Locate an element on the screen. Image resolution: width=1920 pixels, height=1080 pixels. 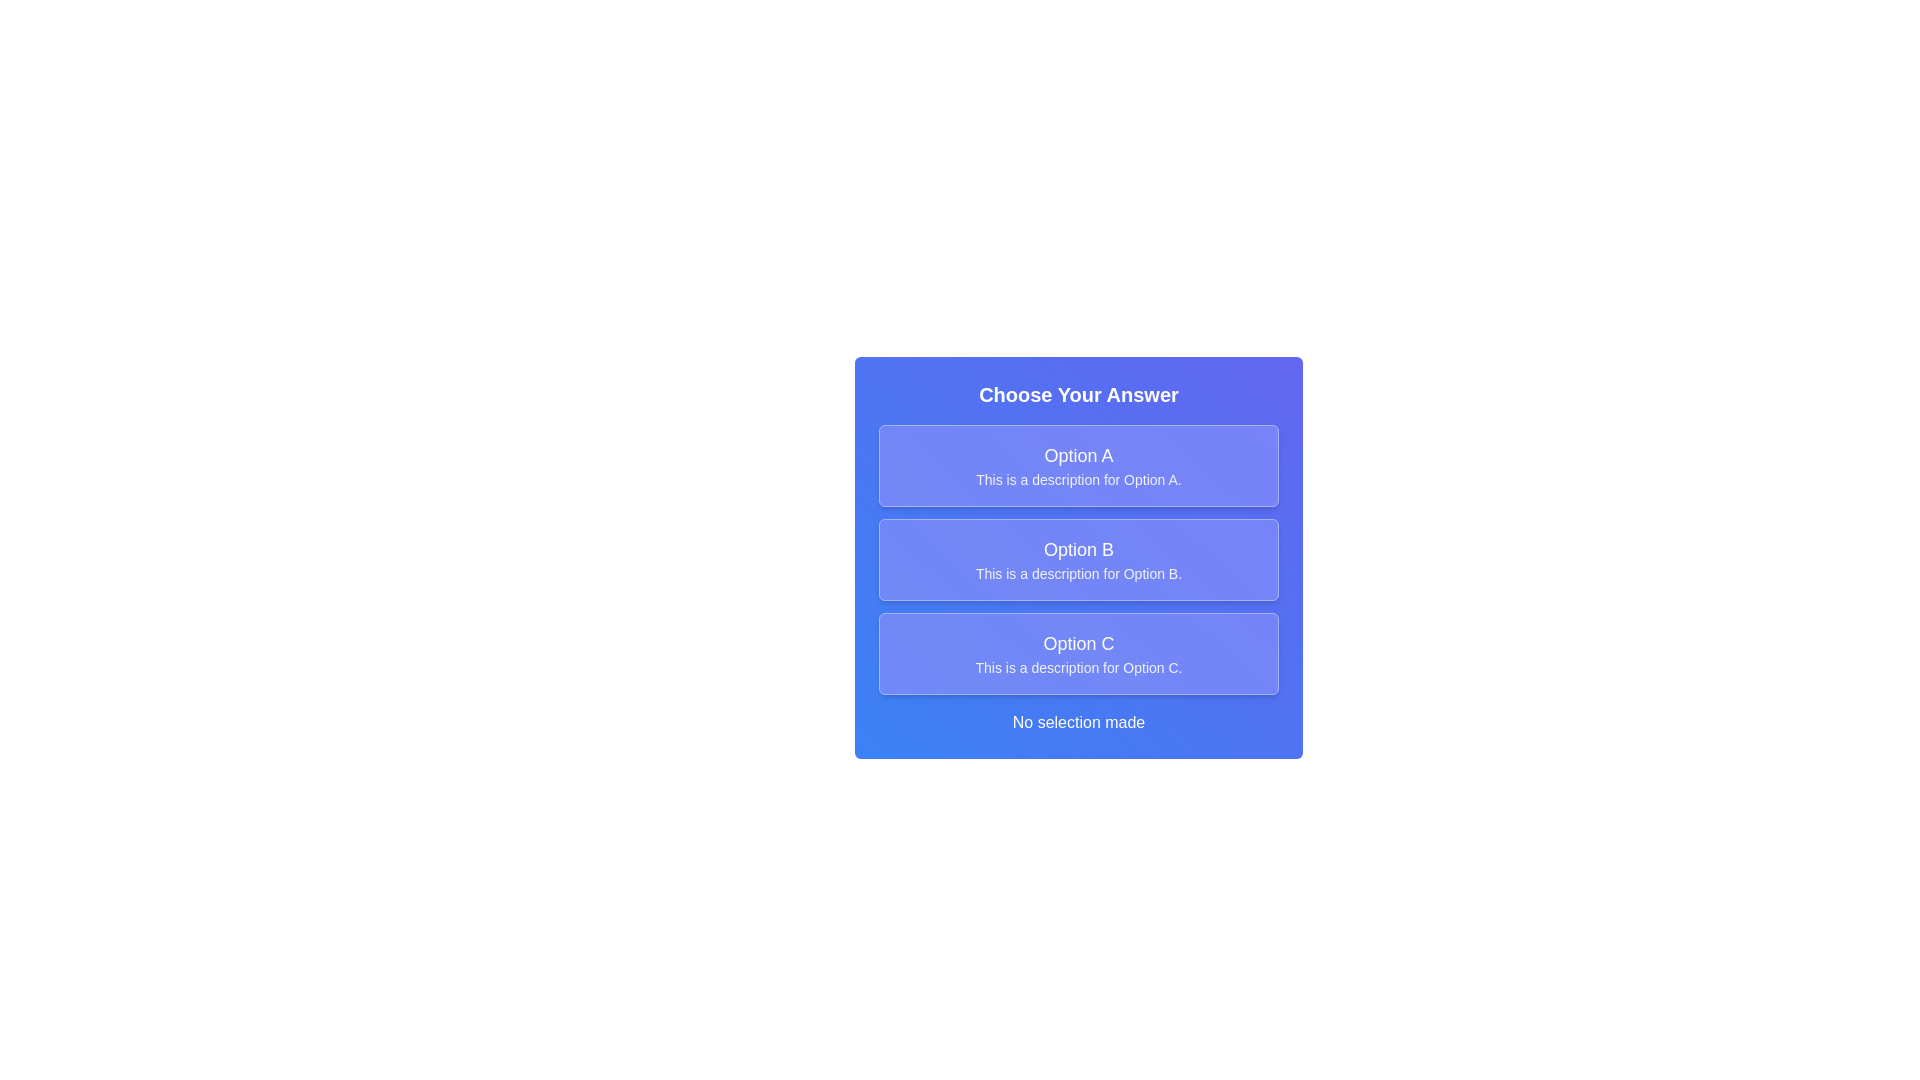
the descriptive text label providing additional information about 'Option B' within a multiple-choice interface is located at coordinates (1078, 574).